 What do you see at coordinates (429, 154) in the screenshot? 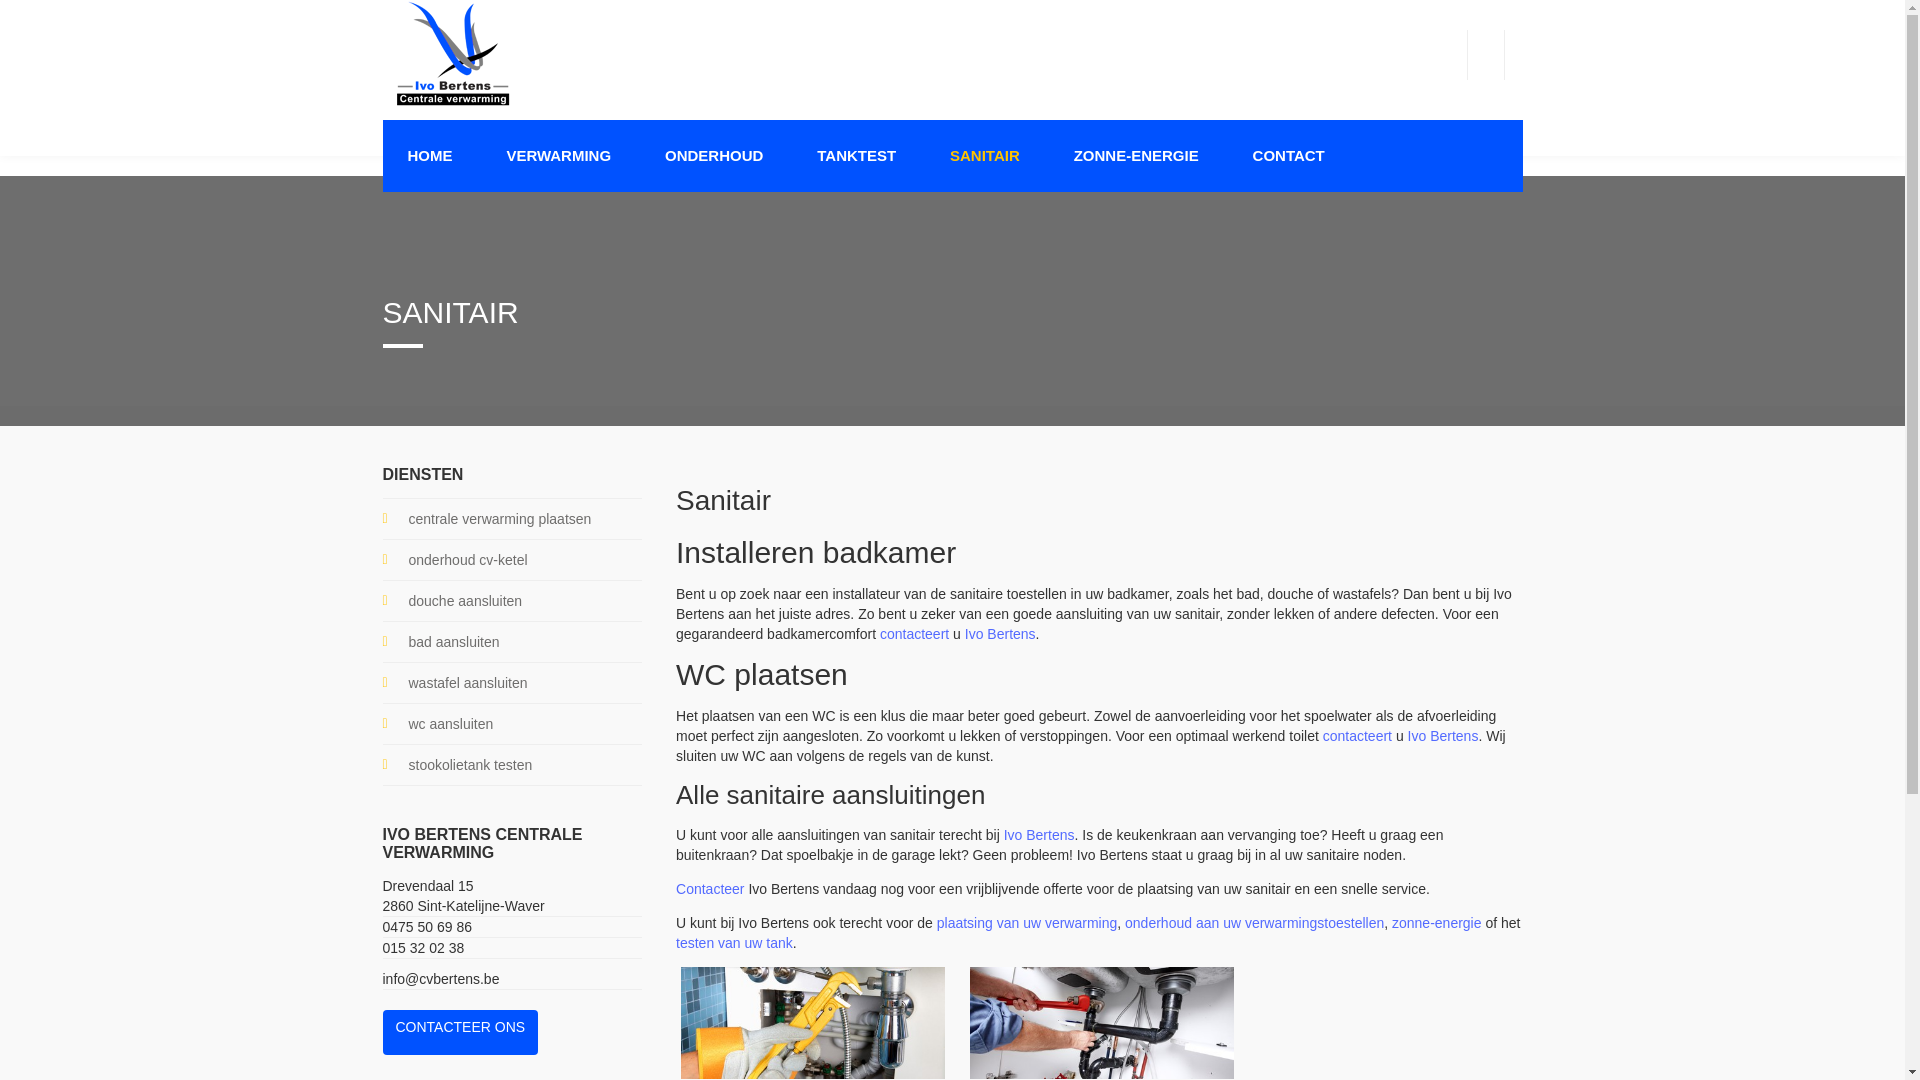
I see `'HOME'` at bounding box center [429, 154].